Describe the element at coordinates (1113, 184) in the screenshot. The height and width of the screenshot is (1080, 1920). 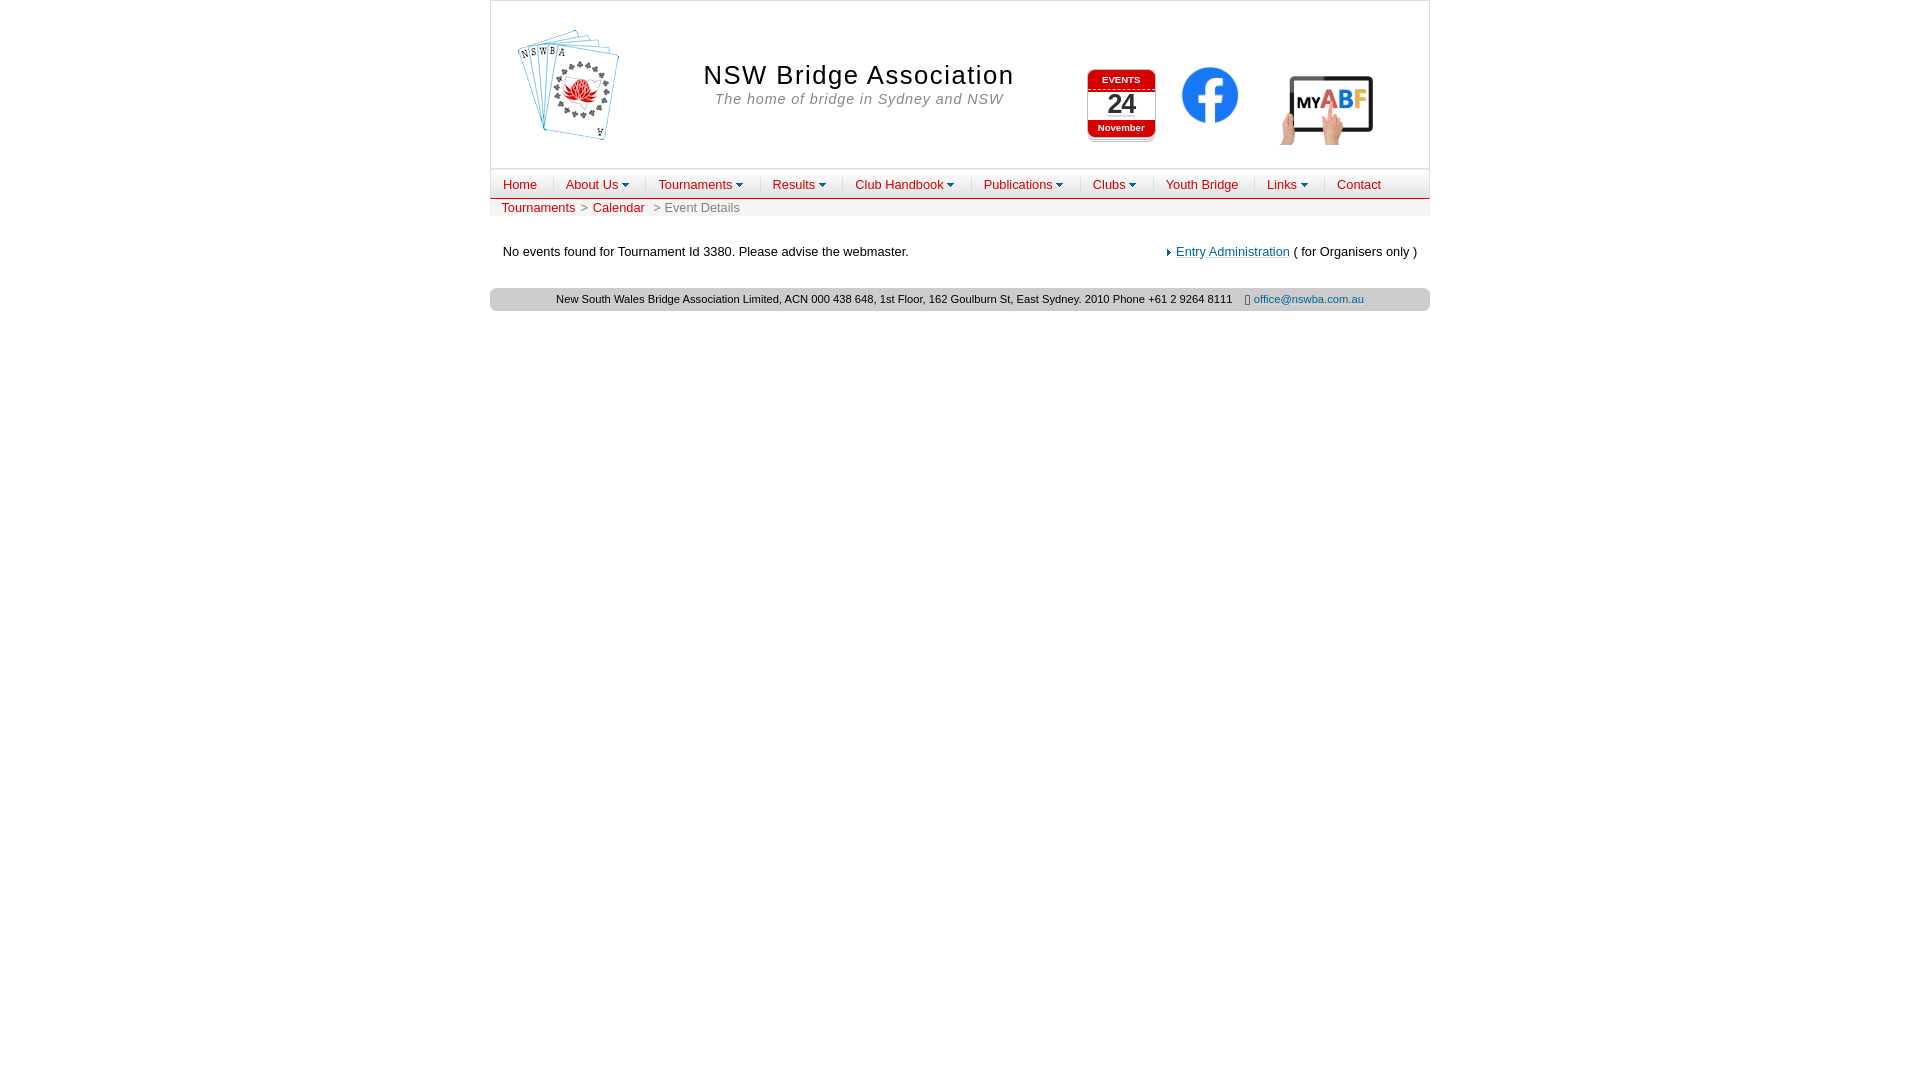
I see `'Clubs'` at that location.